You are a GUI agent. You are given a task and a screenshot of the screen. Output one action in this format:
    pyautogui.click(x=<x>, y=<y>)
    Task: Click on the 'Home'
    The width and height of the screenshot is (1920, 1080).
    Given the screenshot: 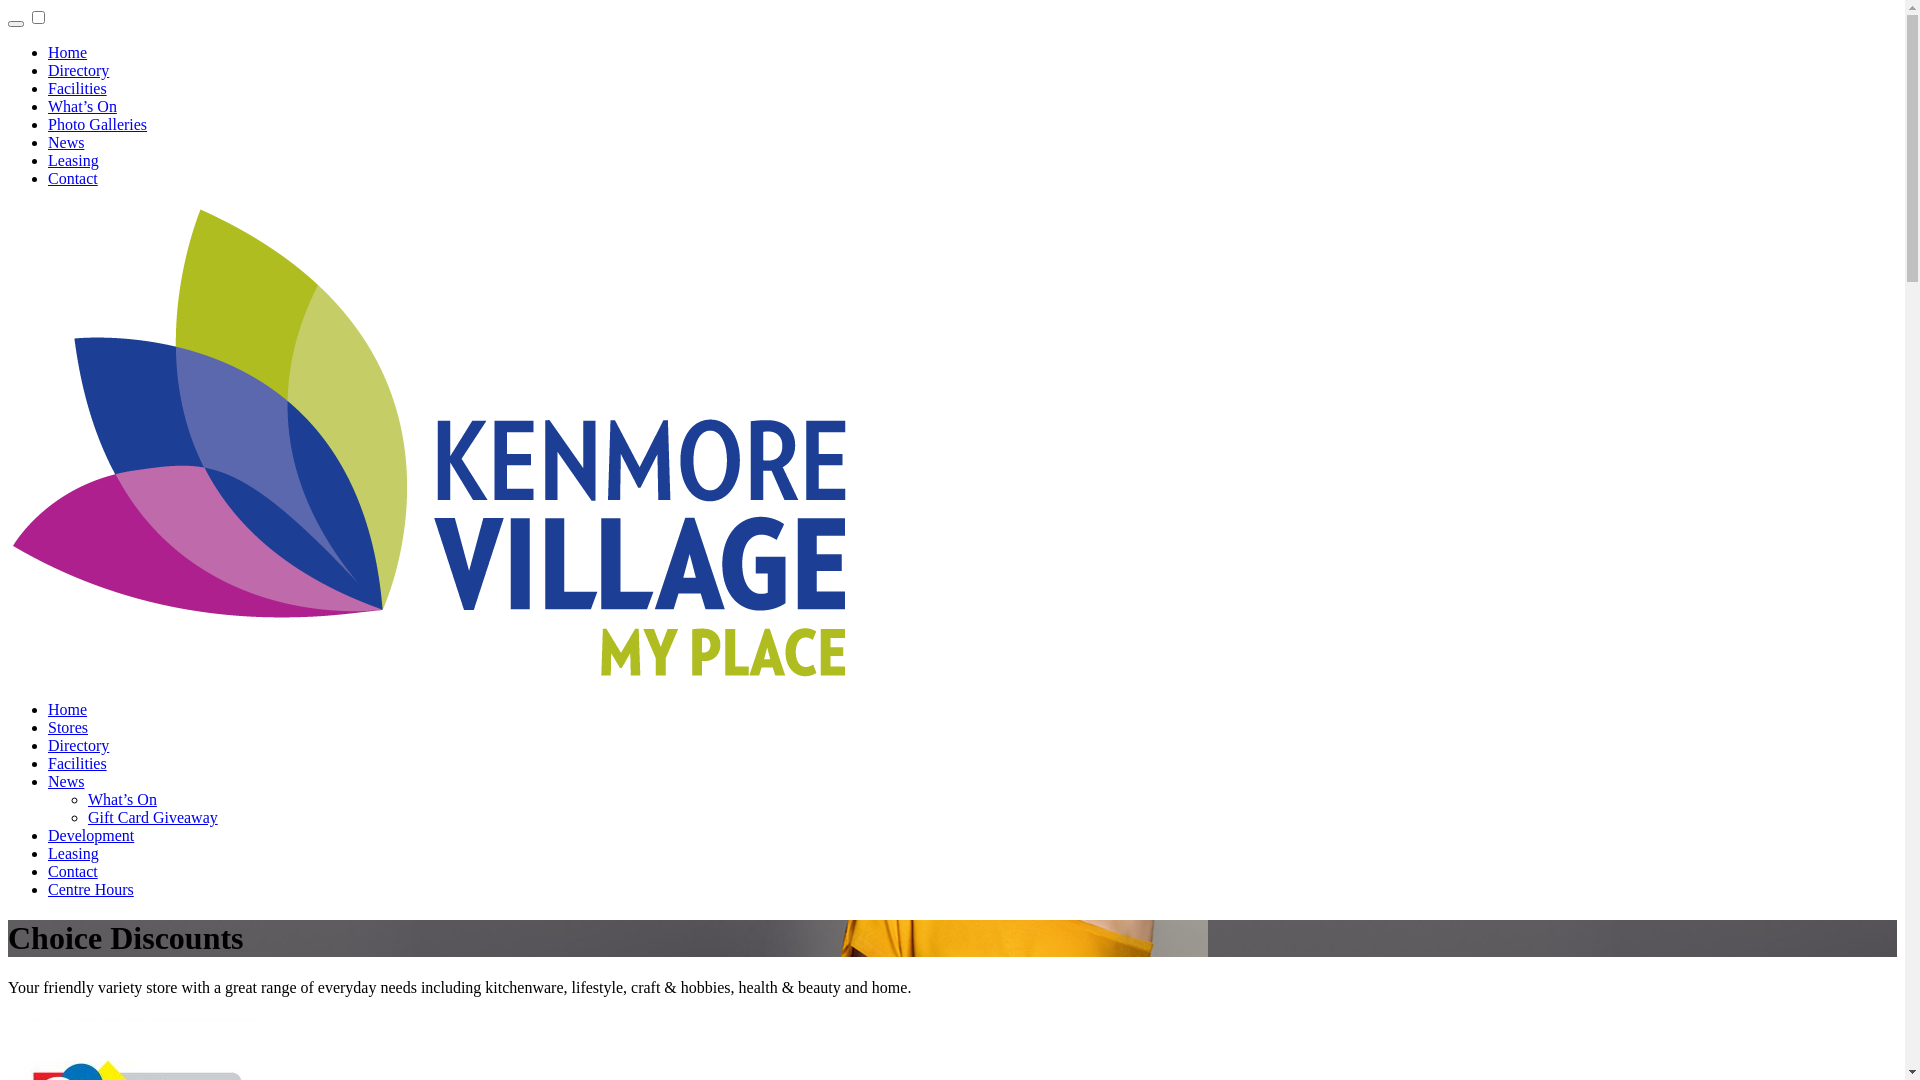 What is the action you would take?
    pyautogui.click(x=67, y=708)
    